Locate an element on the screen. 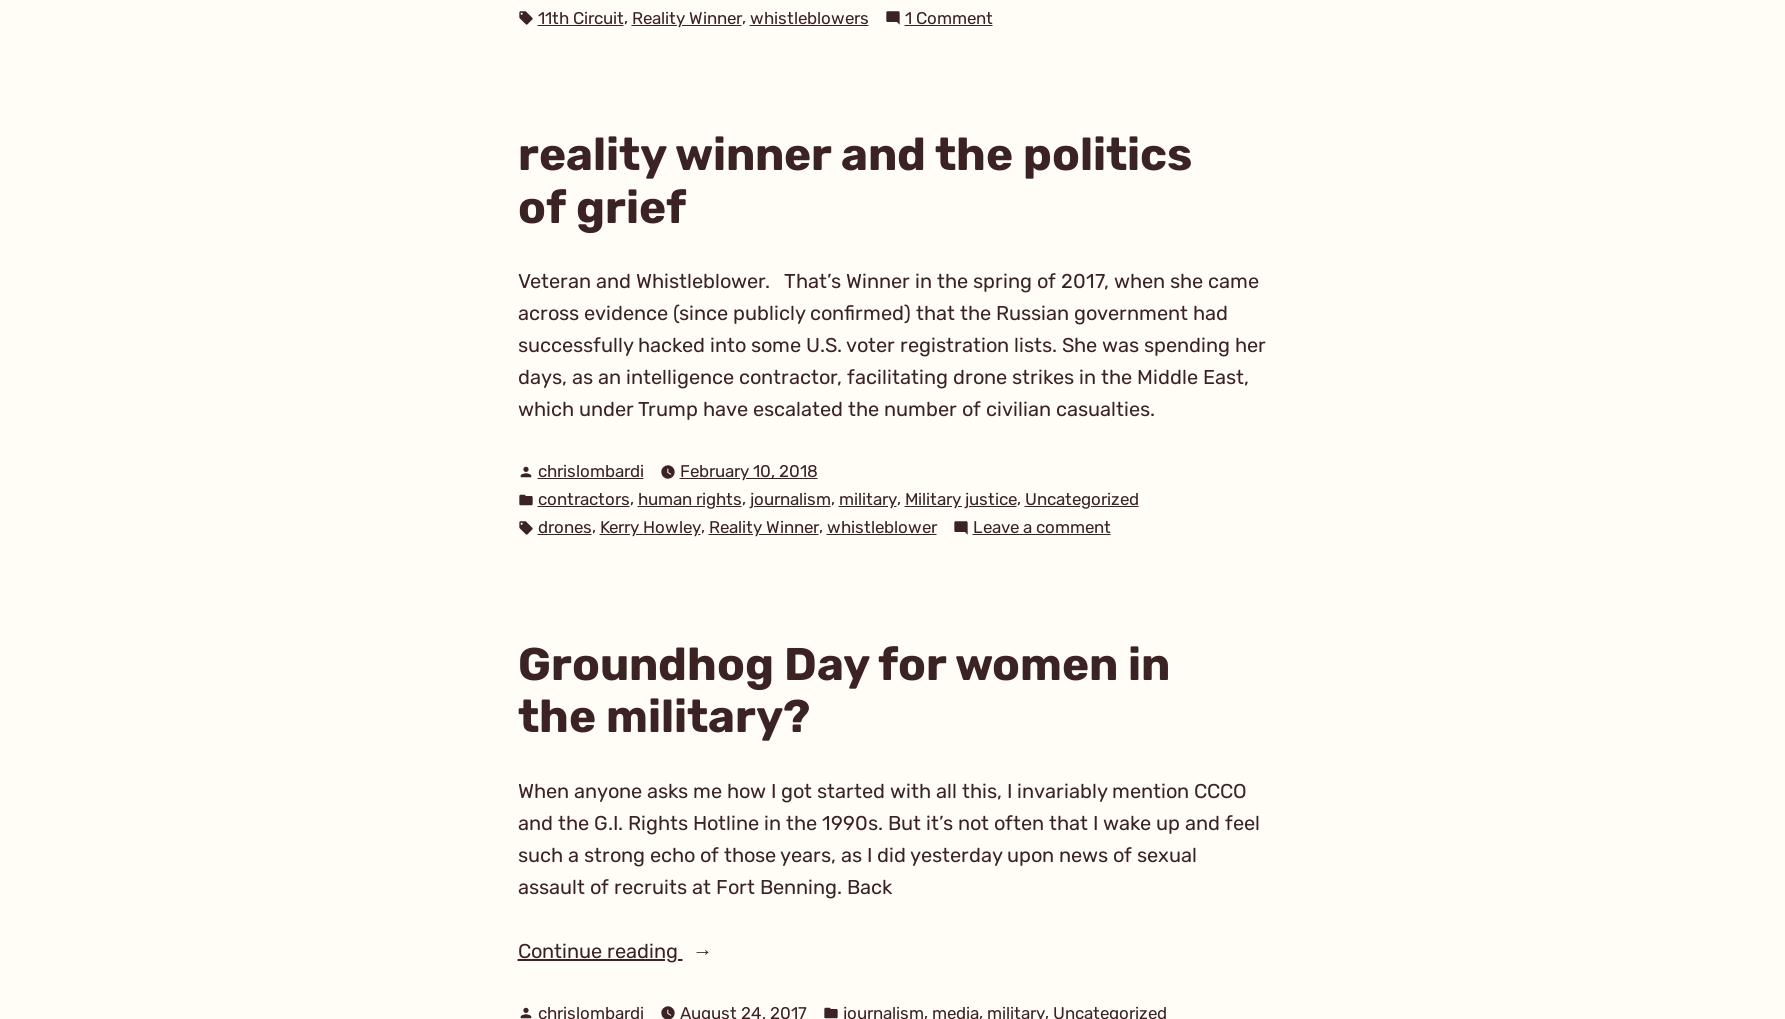 This screenshot has height=1019, width=1785. 'reality winner and the politics of grief' is located at coordinates (853, 179).